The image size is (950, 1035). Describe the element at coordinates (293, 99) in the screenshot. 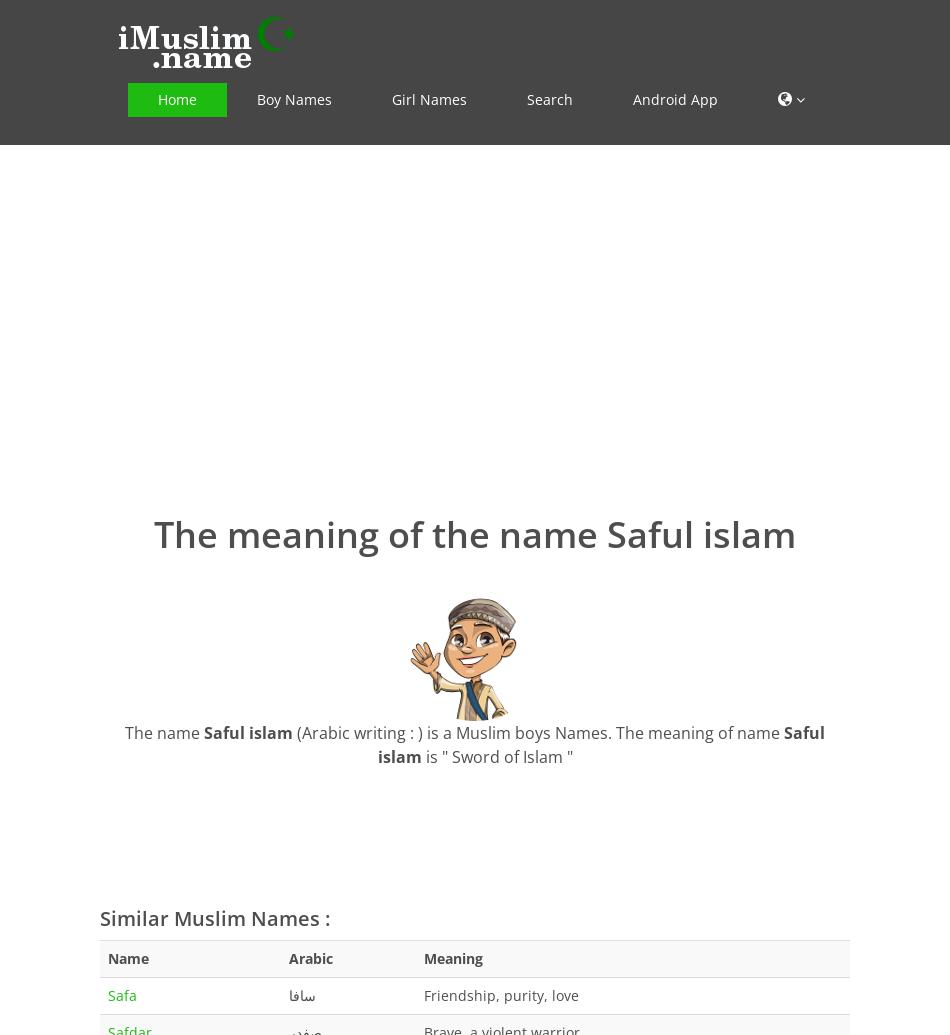

I see `'Boy Names'` at that location.